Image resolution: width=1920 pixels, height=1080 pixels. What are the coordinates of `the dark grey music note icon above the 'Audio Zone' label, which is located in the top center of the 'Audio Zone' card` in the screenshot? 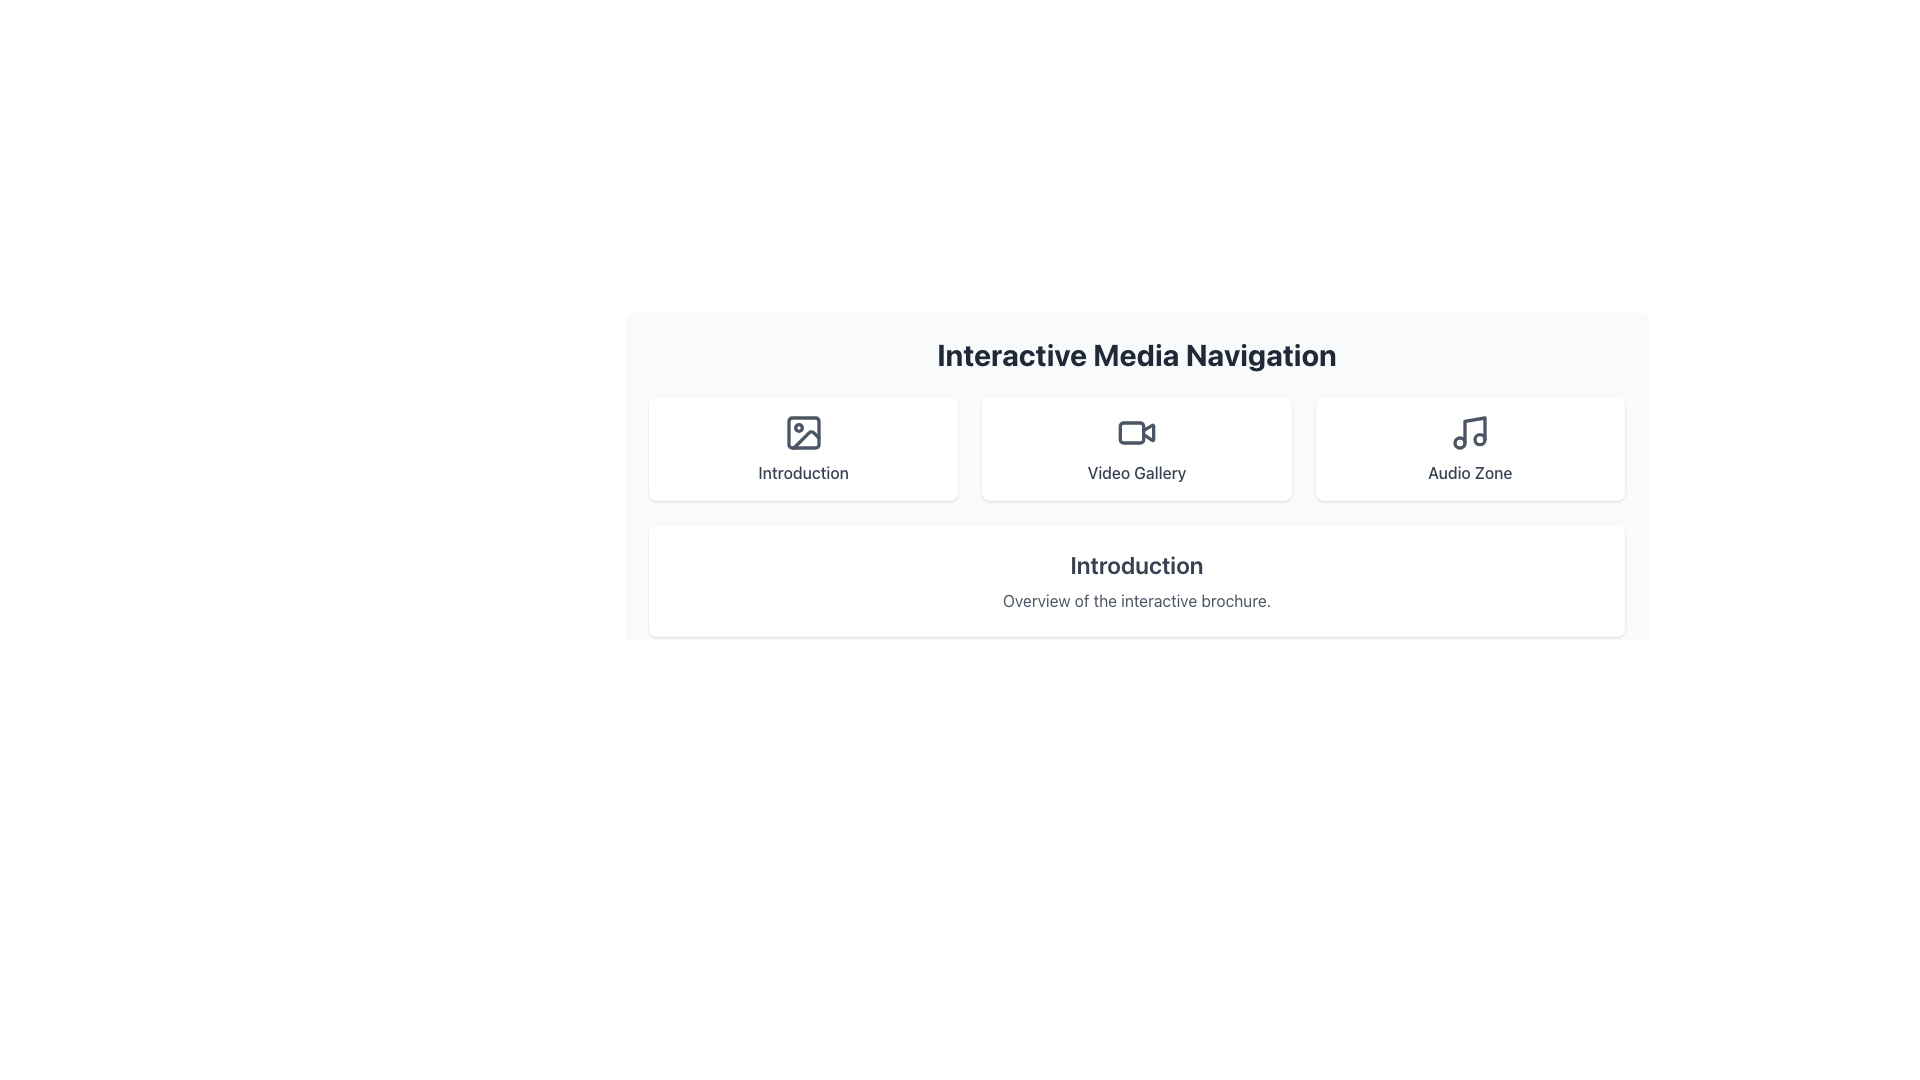 It's located at (1470, 431).